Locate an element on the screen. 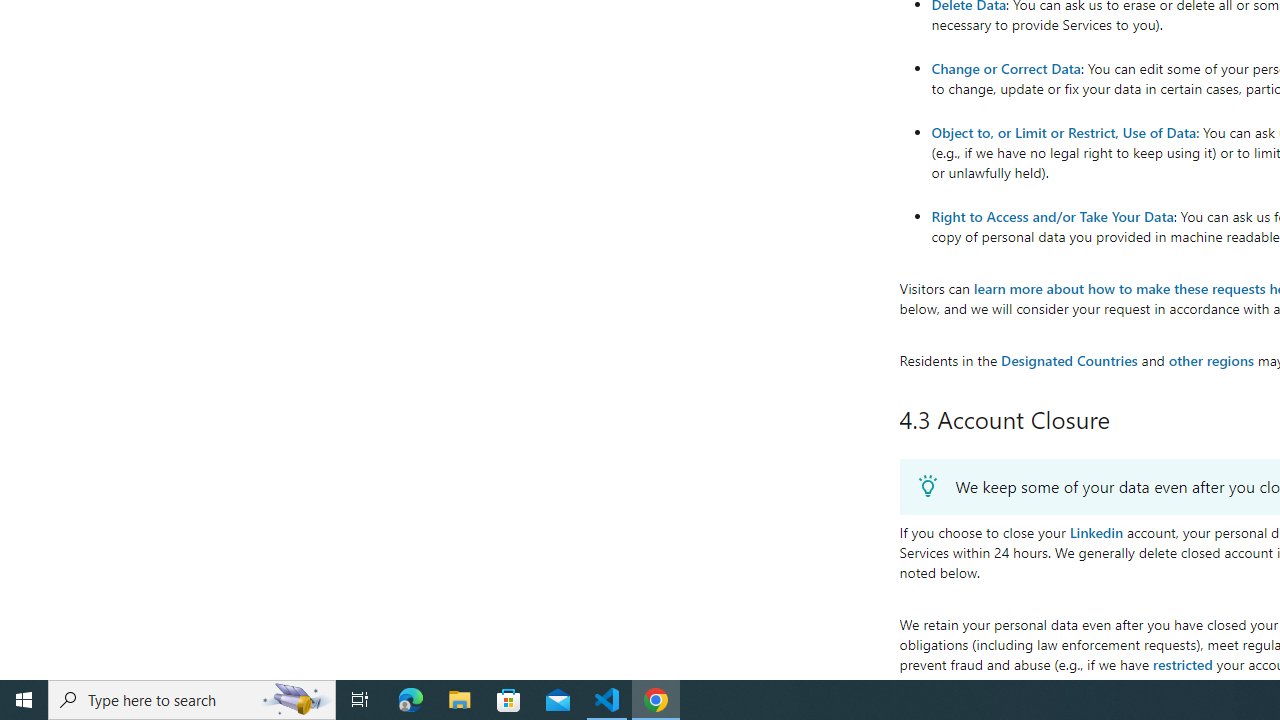 The width and height of the screenshot is (1280, 720). 'Change or Correct Data' is located at coordinates (1006, 67).